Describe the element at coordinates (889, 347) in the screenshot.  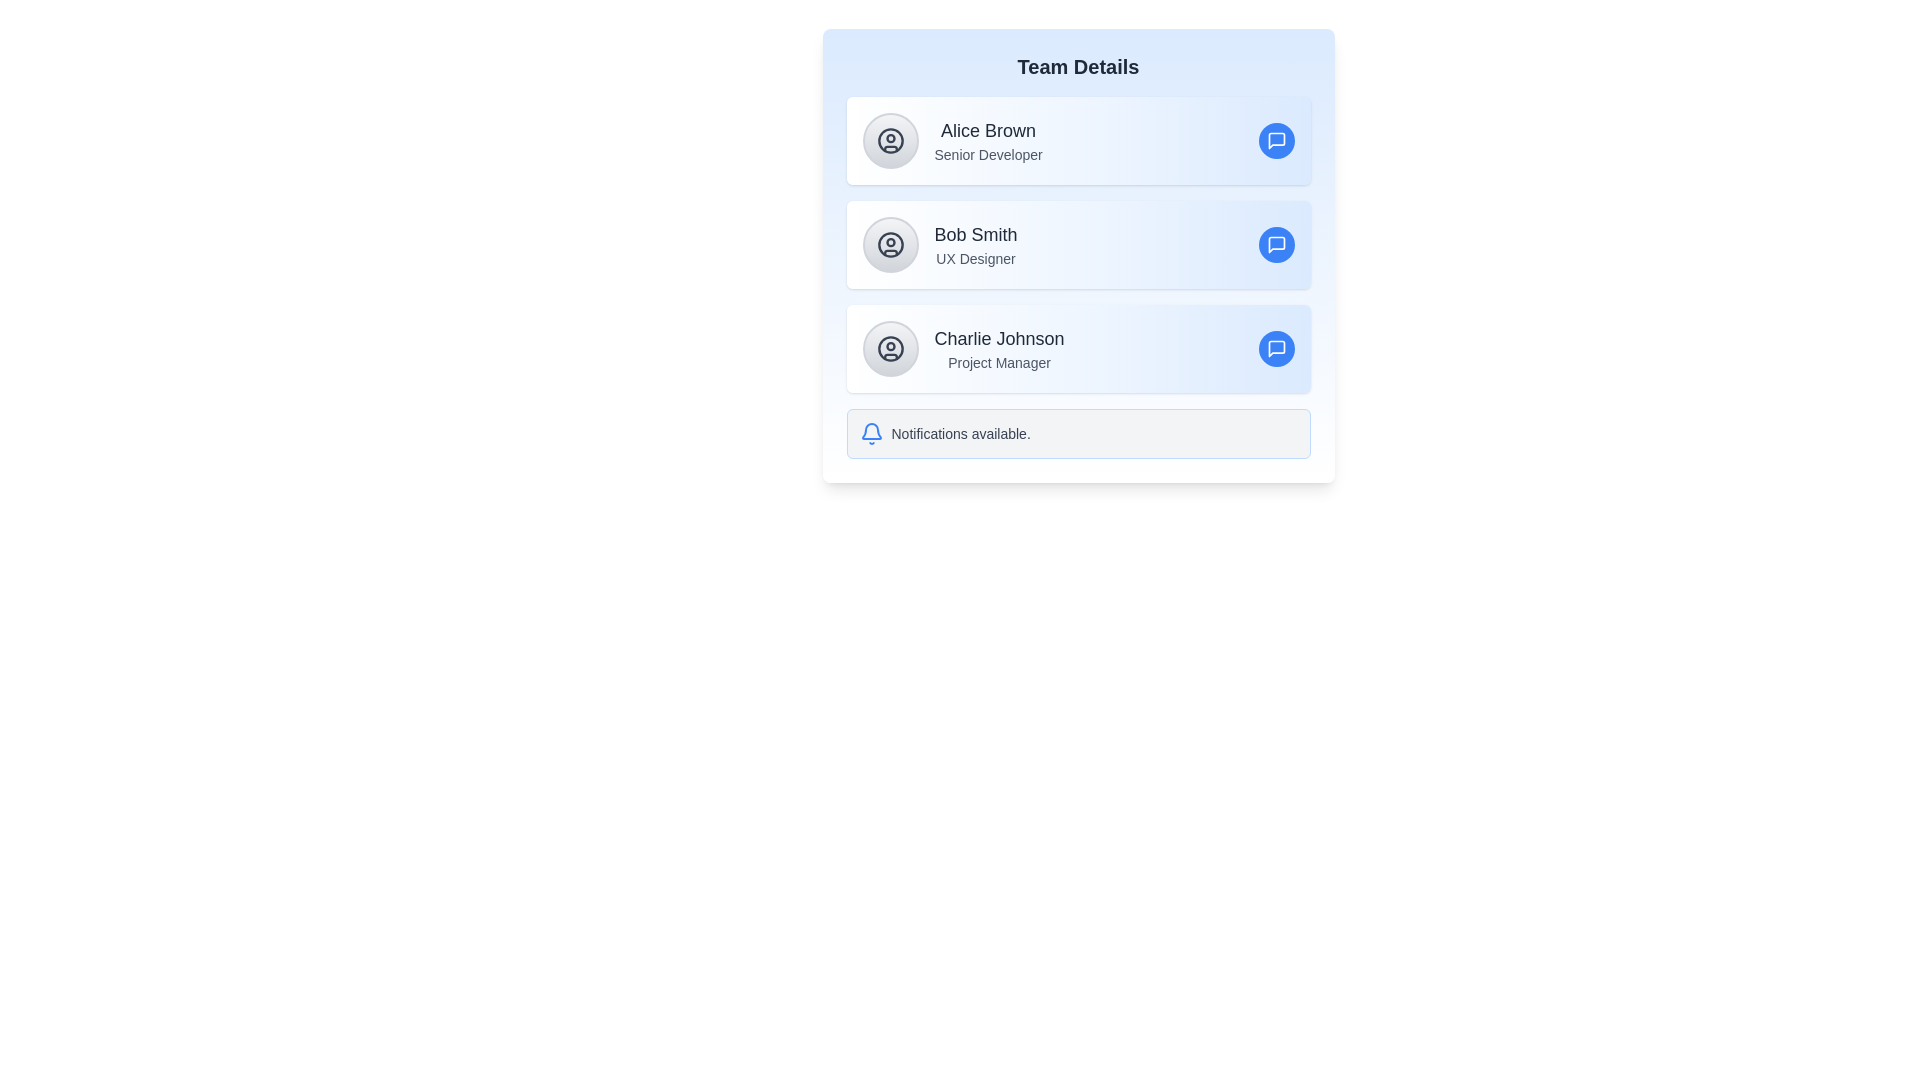
I see `the circular icon representing the user 'Charlie Johnson, Project Manager' in the team details layout by moving to its center point` at that location.